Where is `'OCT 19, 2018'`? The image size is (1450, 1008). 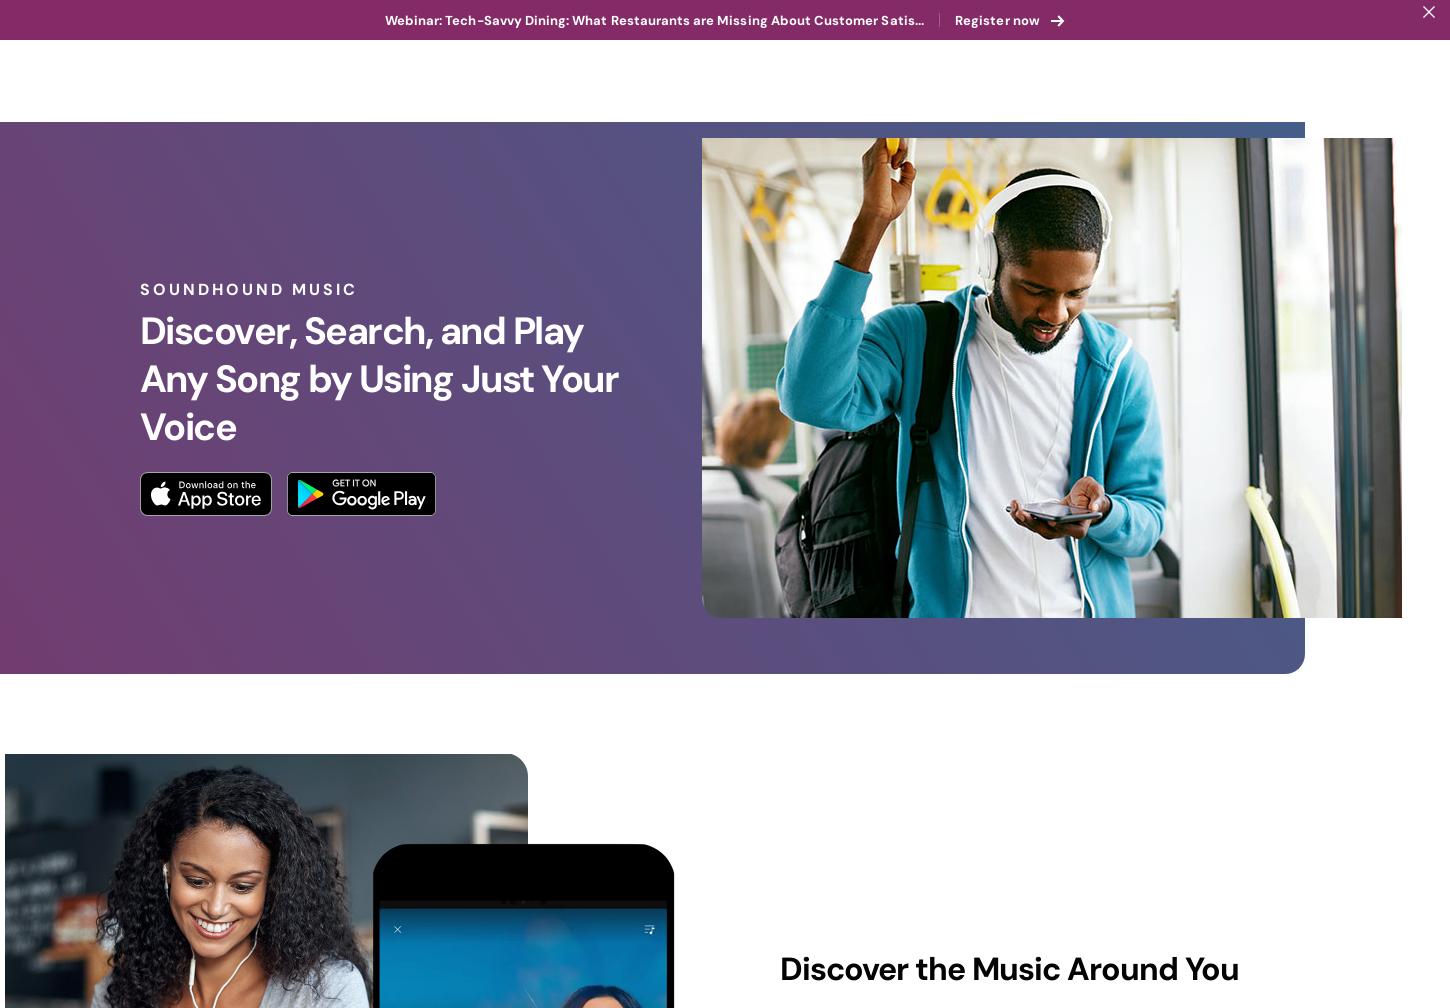
'OCT 19, 2018' is located at coordinates (1123, 917).